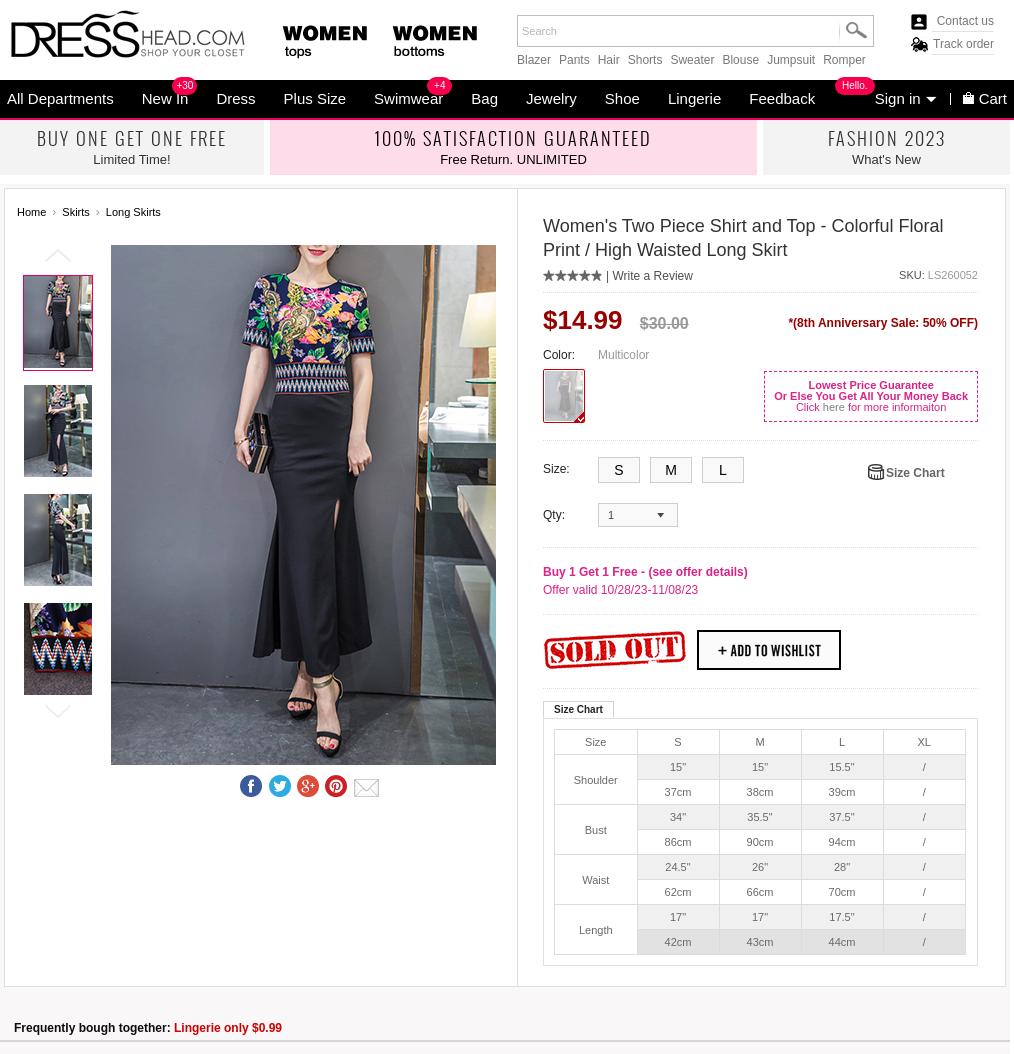  I want to click on 'Frequently bough together:', so click(93, 1026).